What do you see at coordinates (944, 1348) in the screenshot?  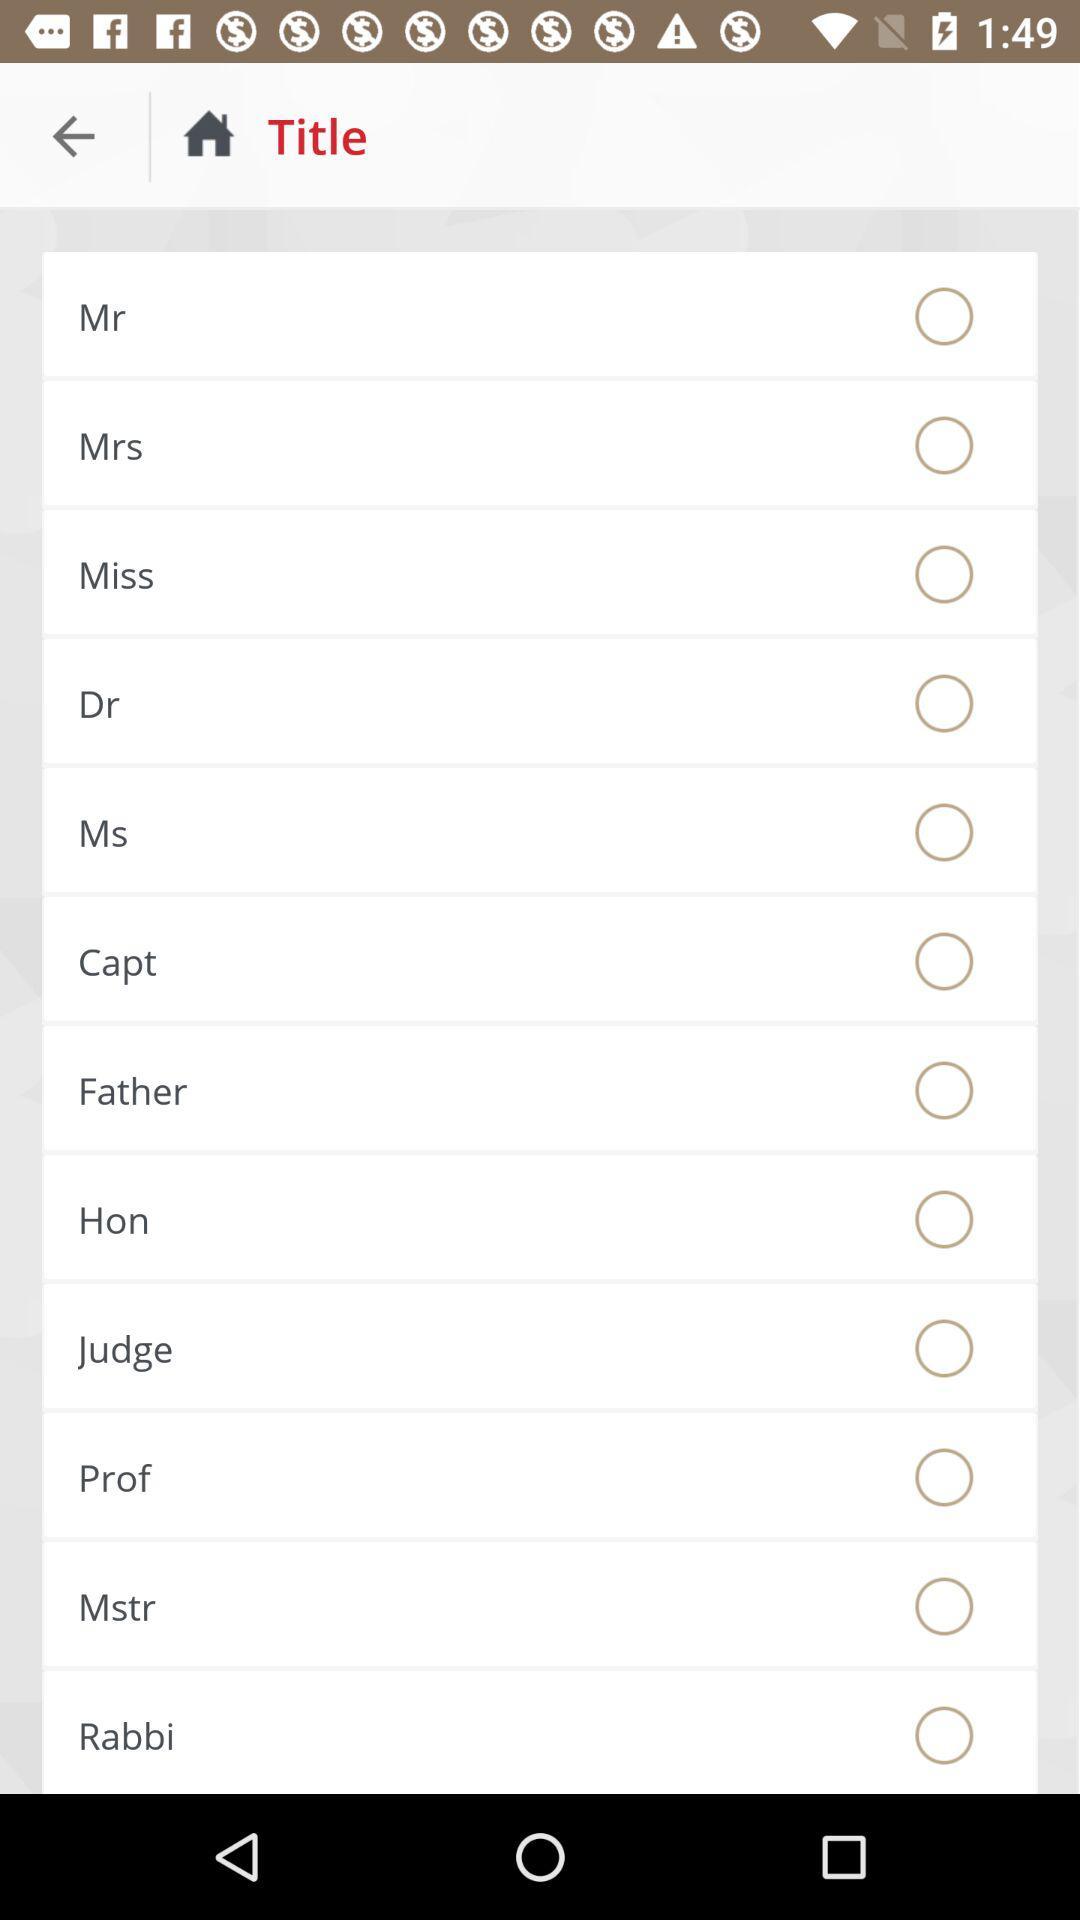 I see `title` at bounding box center [944, 1348].